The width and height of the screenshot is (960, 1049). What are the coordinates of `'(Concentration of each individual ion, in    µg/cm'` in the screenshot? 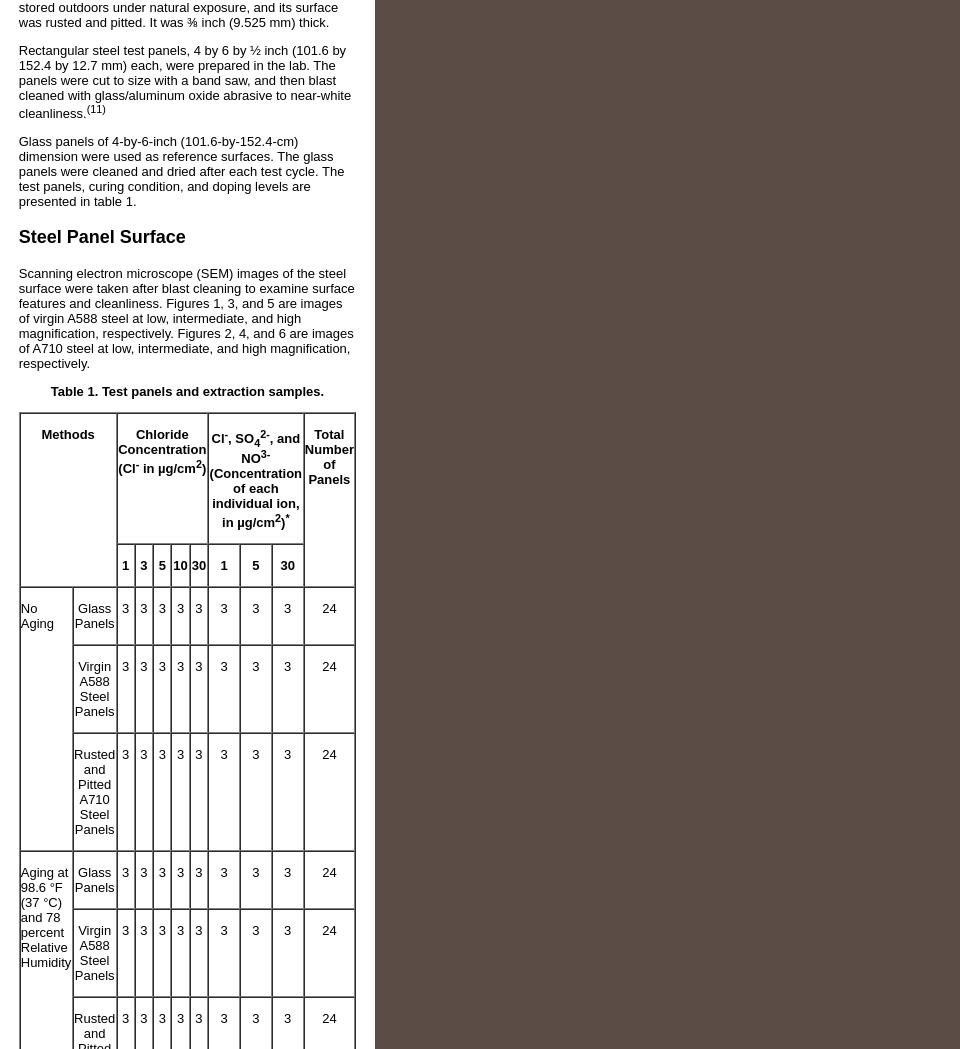 It's located at (254, 496).